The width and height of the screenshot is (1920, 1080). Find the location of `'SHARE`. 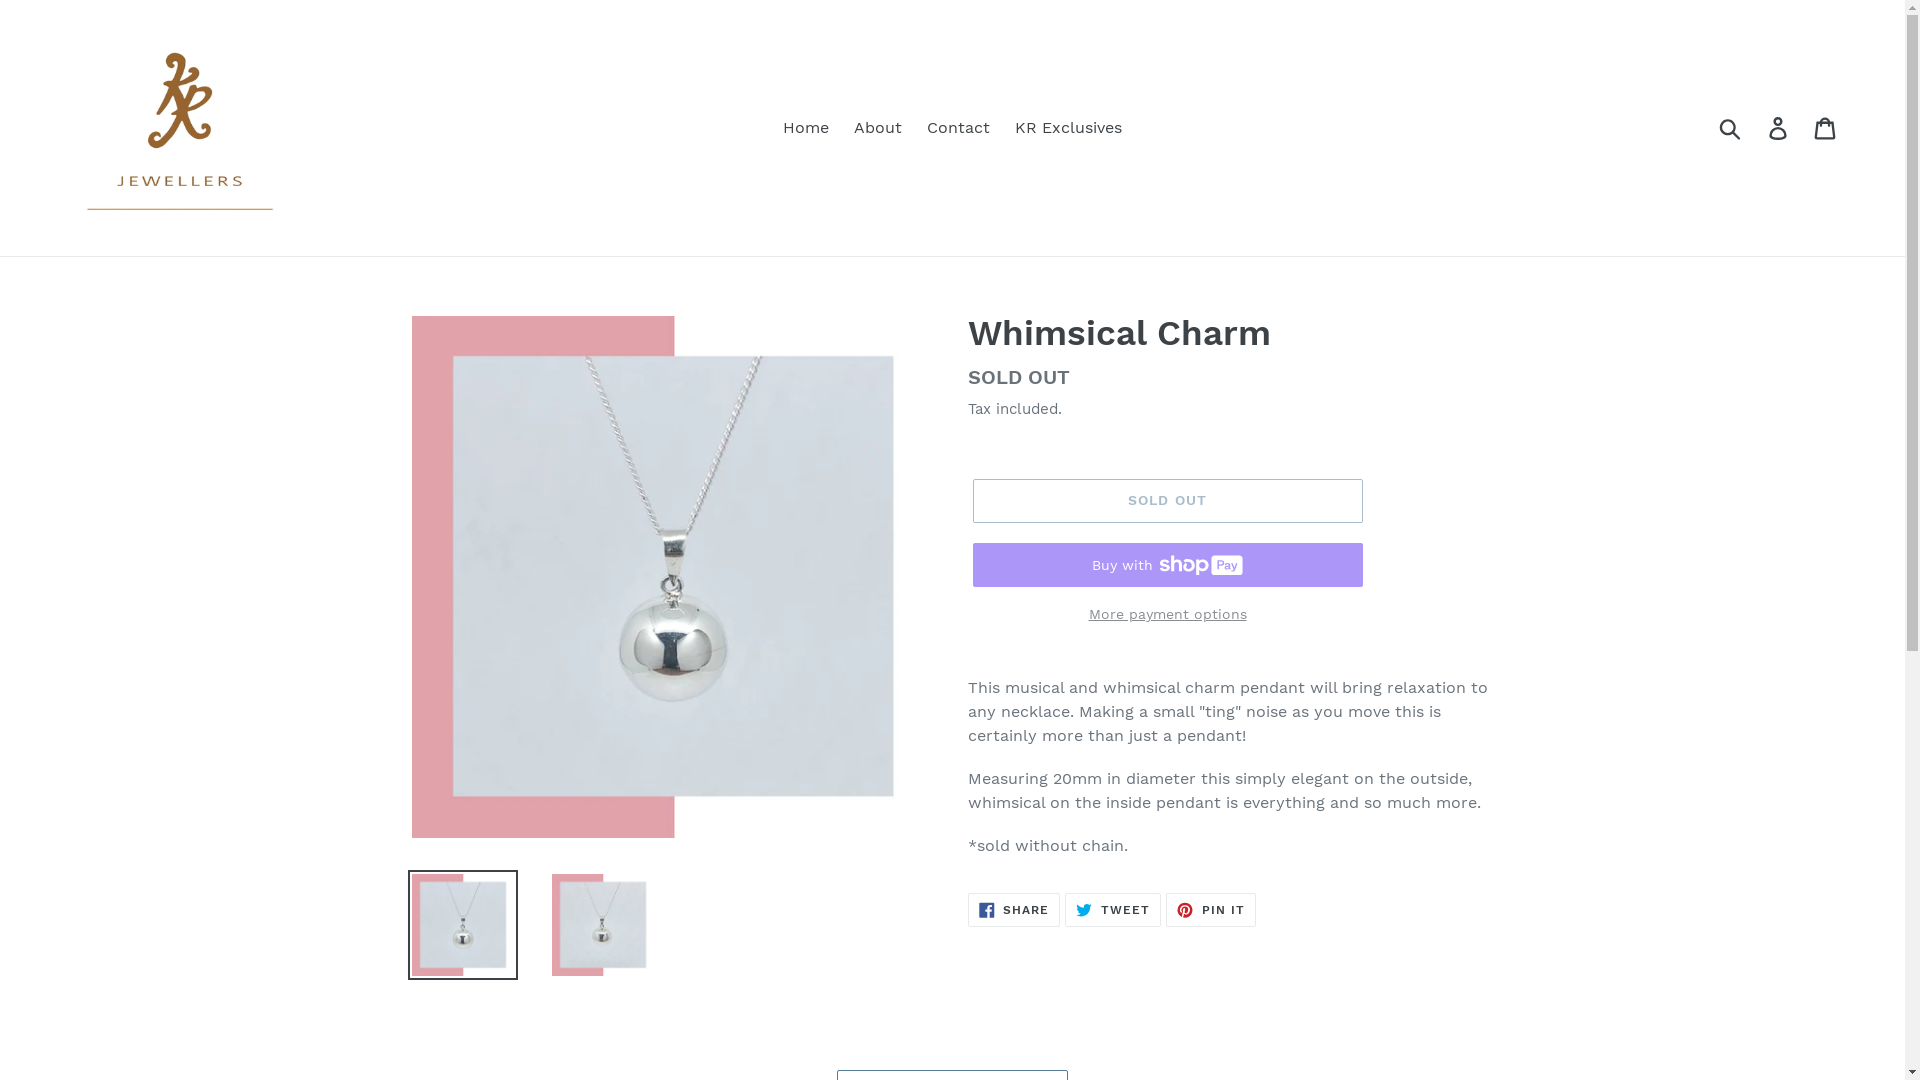

'SHARE is located at coordinates (1014, 910).